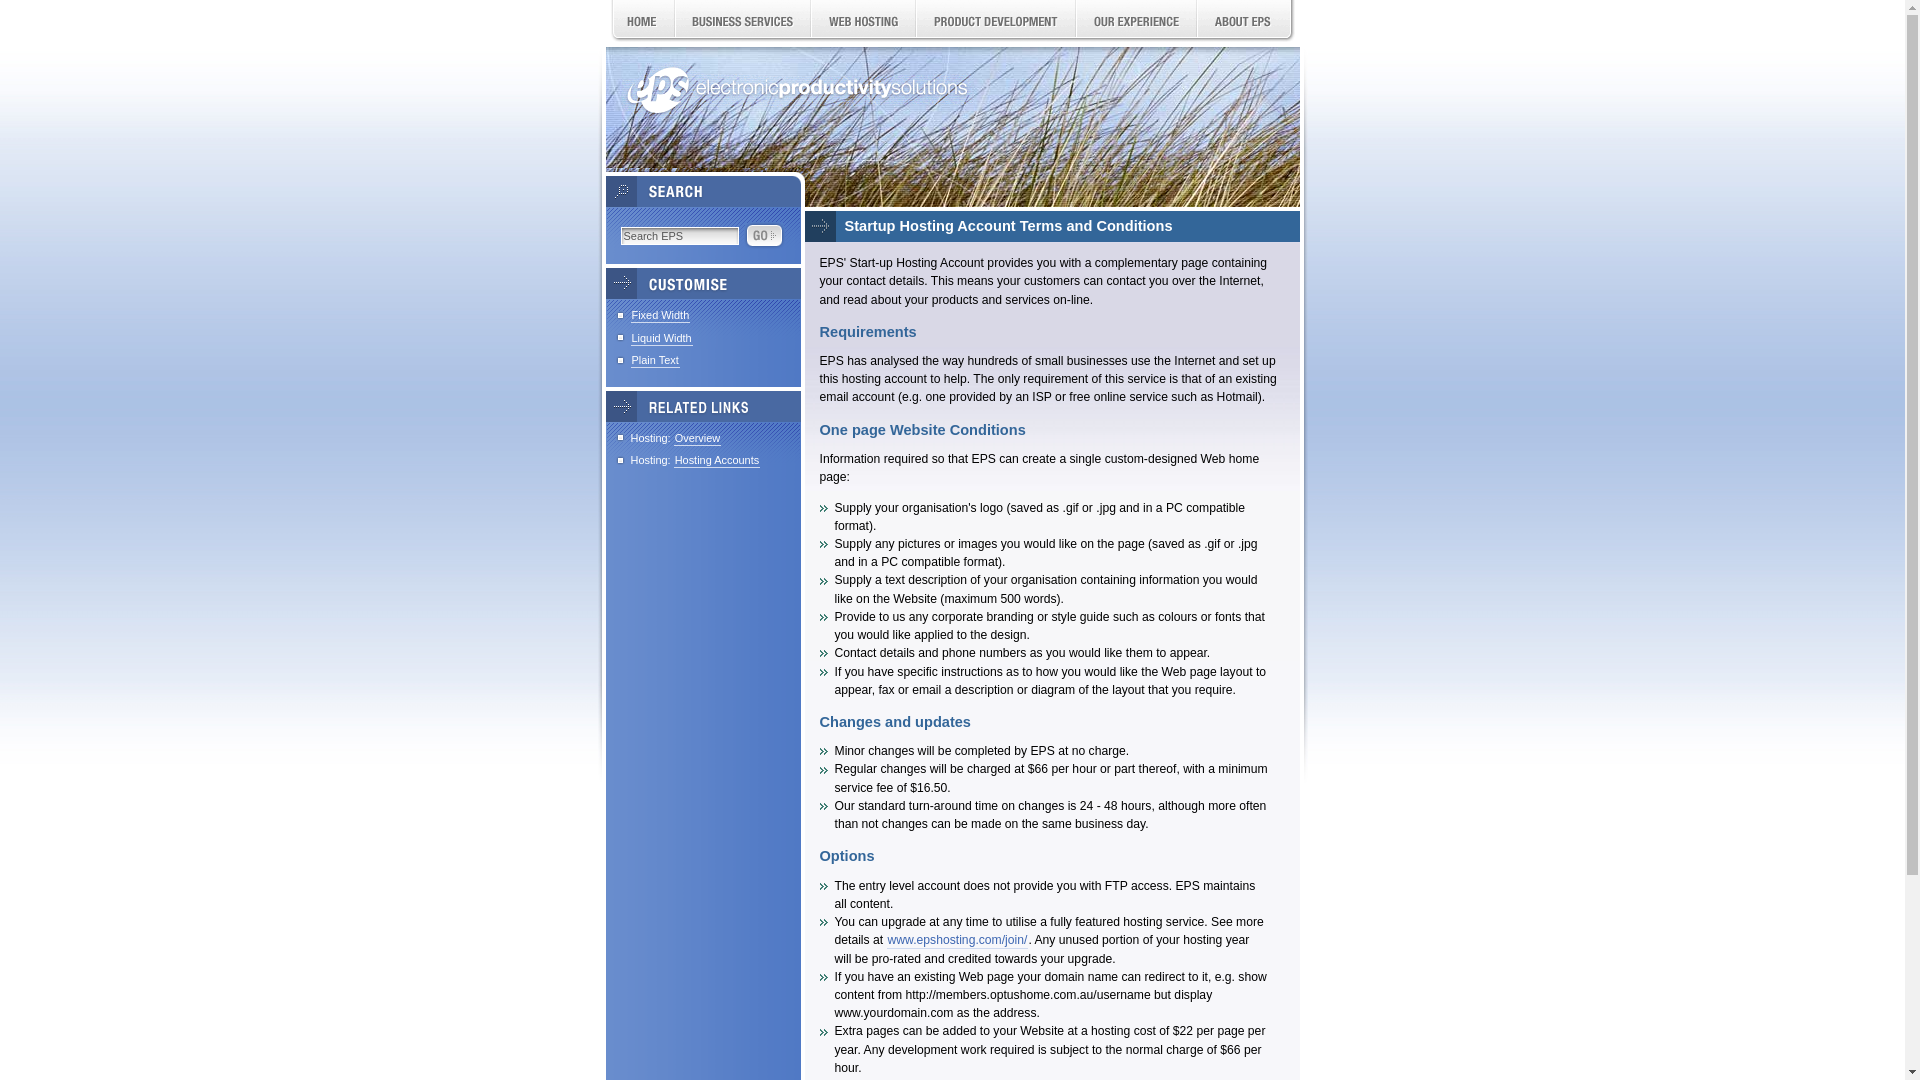  Describe the element at coordinates (763, 234) in the screenshot. I see `'Submit Your Search'` at that location.